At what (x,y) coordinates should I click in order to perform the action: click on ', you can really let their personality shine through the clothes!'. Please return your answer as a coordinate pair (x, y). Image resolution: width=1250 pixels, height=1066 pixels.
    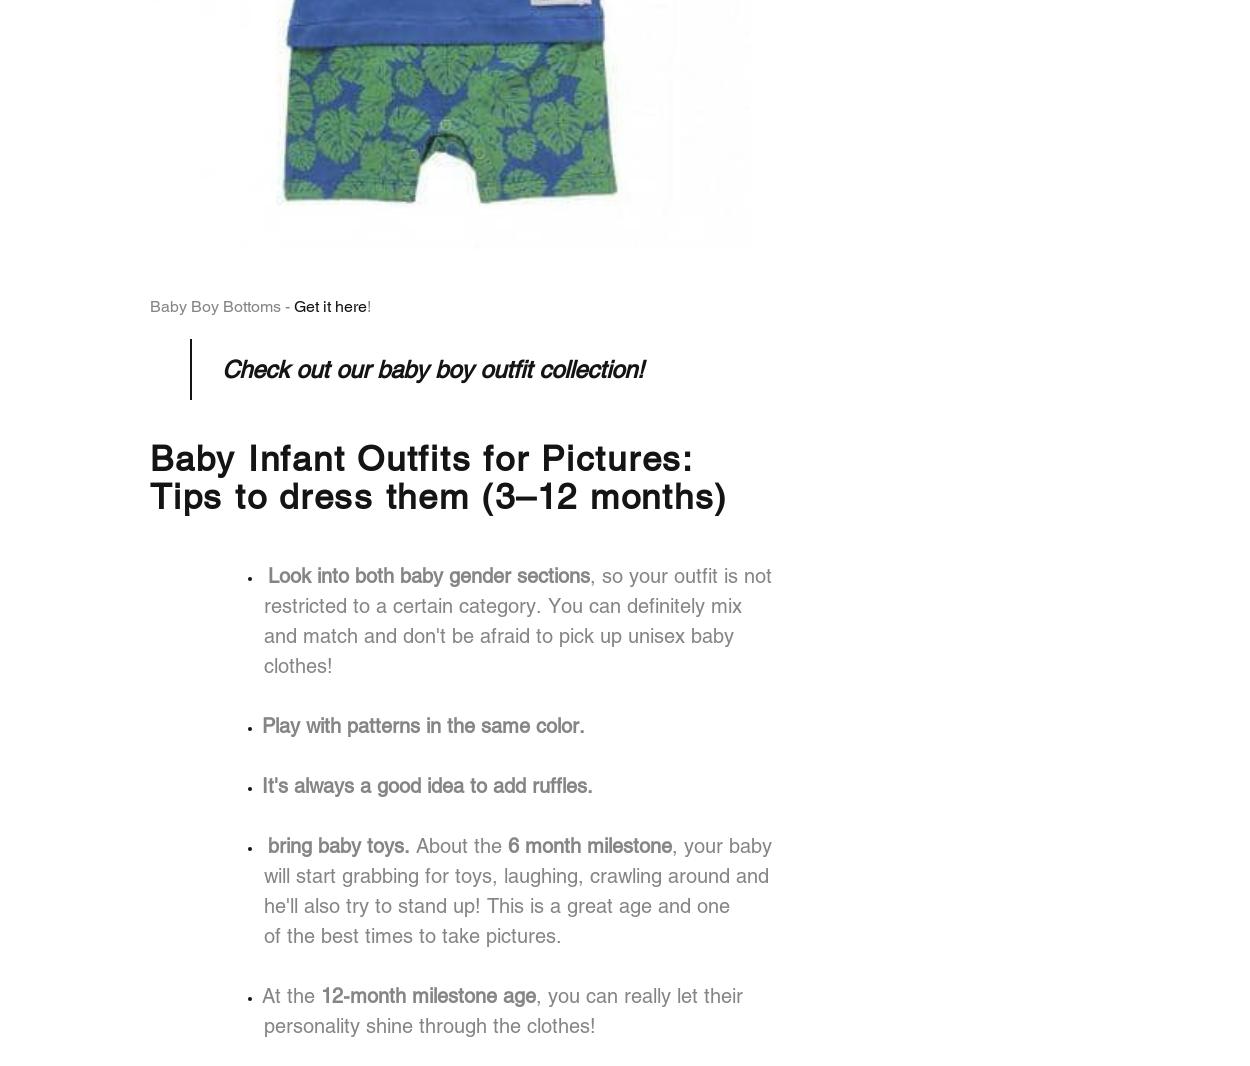
    Looking at the image, I should click on (503, 1010).